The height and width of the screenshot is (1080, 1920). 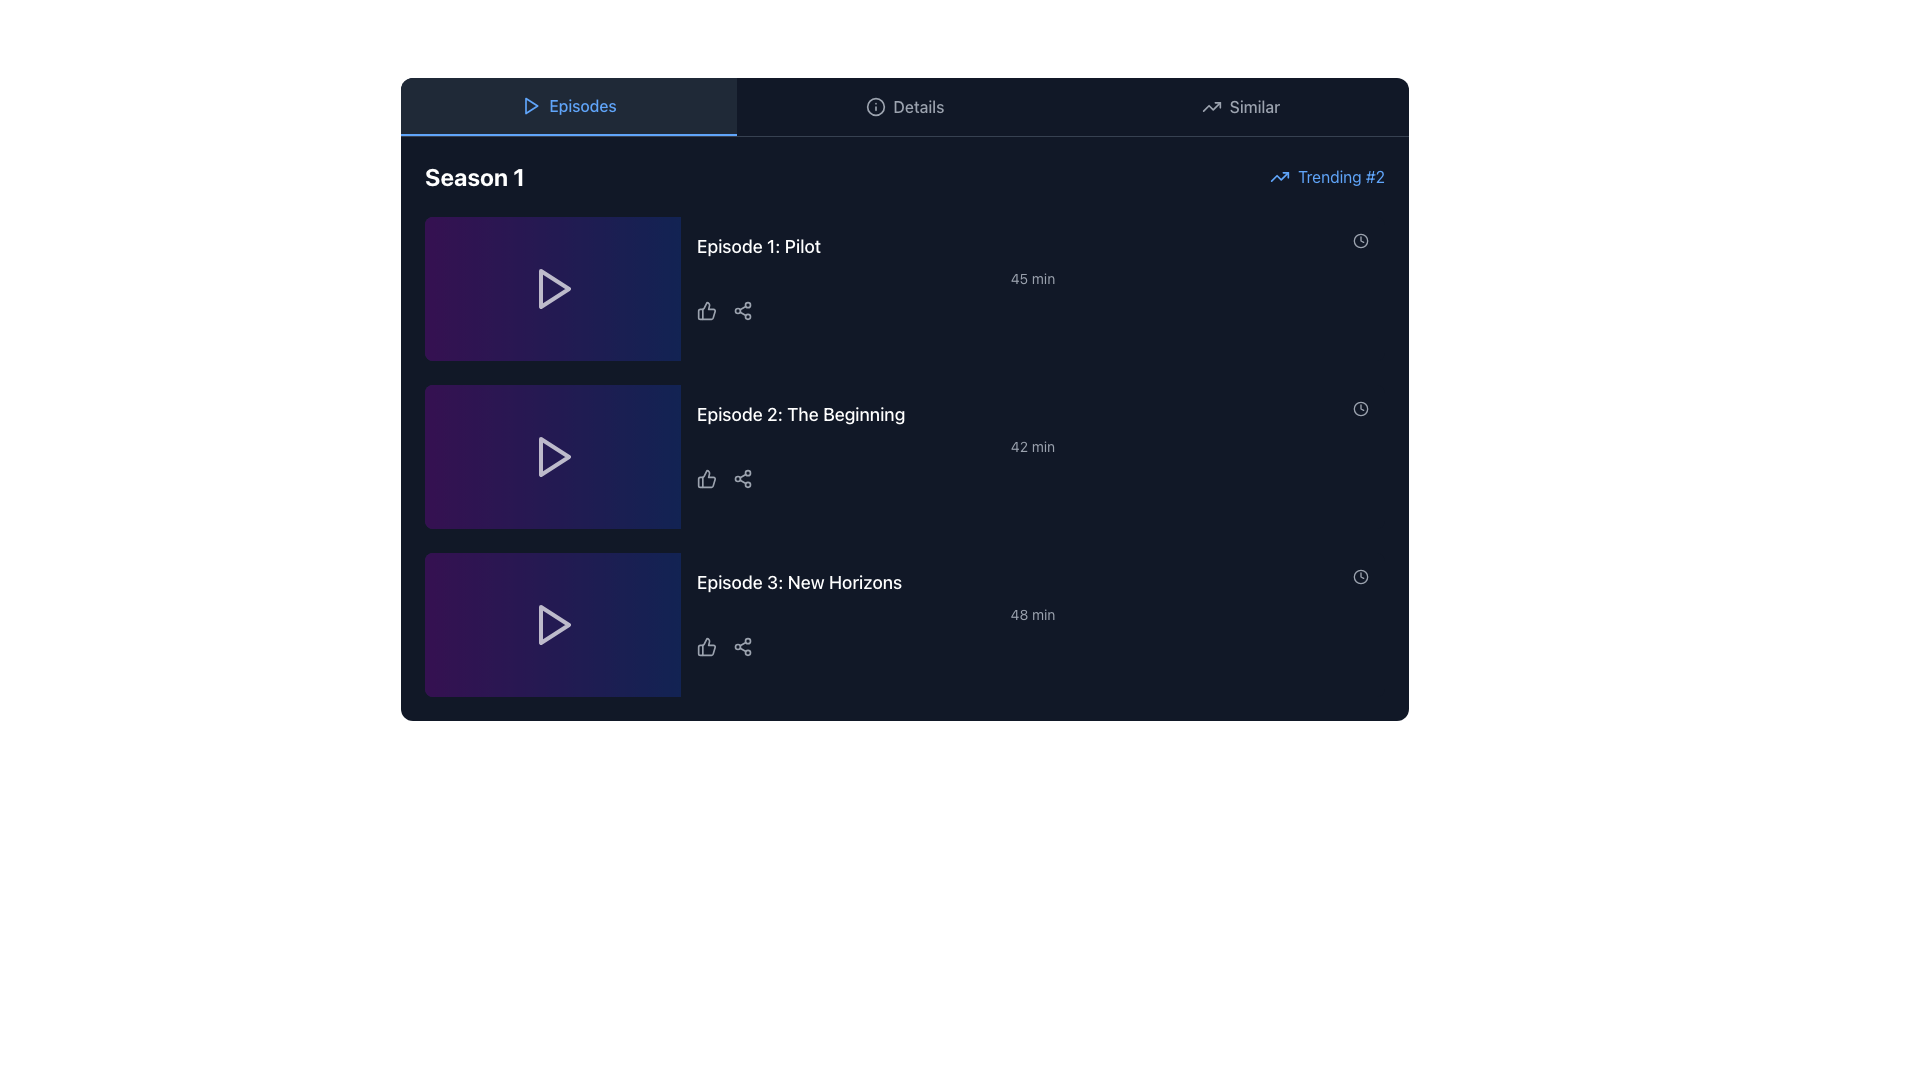 What do you see at coordinates (1327, 176) in the screenshot?
I see `the Text Label with Icon indicating trending content ranked at position 2, located in the top-right corner next to the title 'Season 1'` at bounding box center [1327, 176].